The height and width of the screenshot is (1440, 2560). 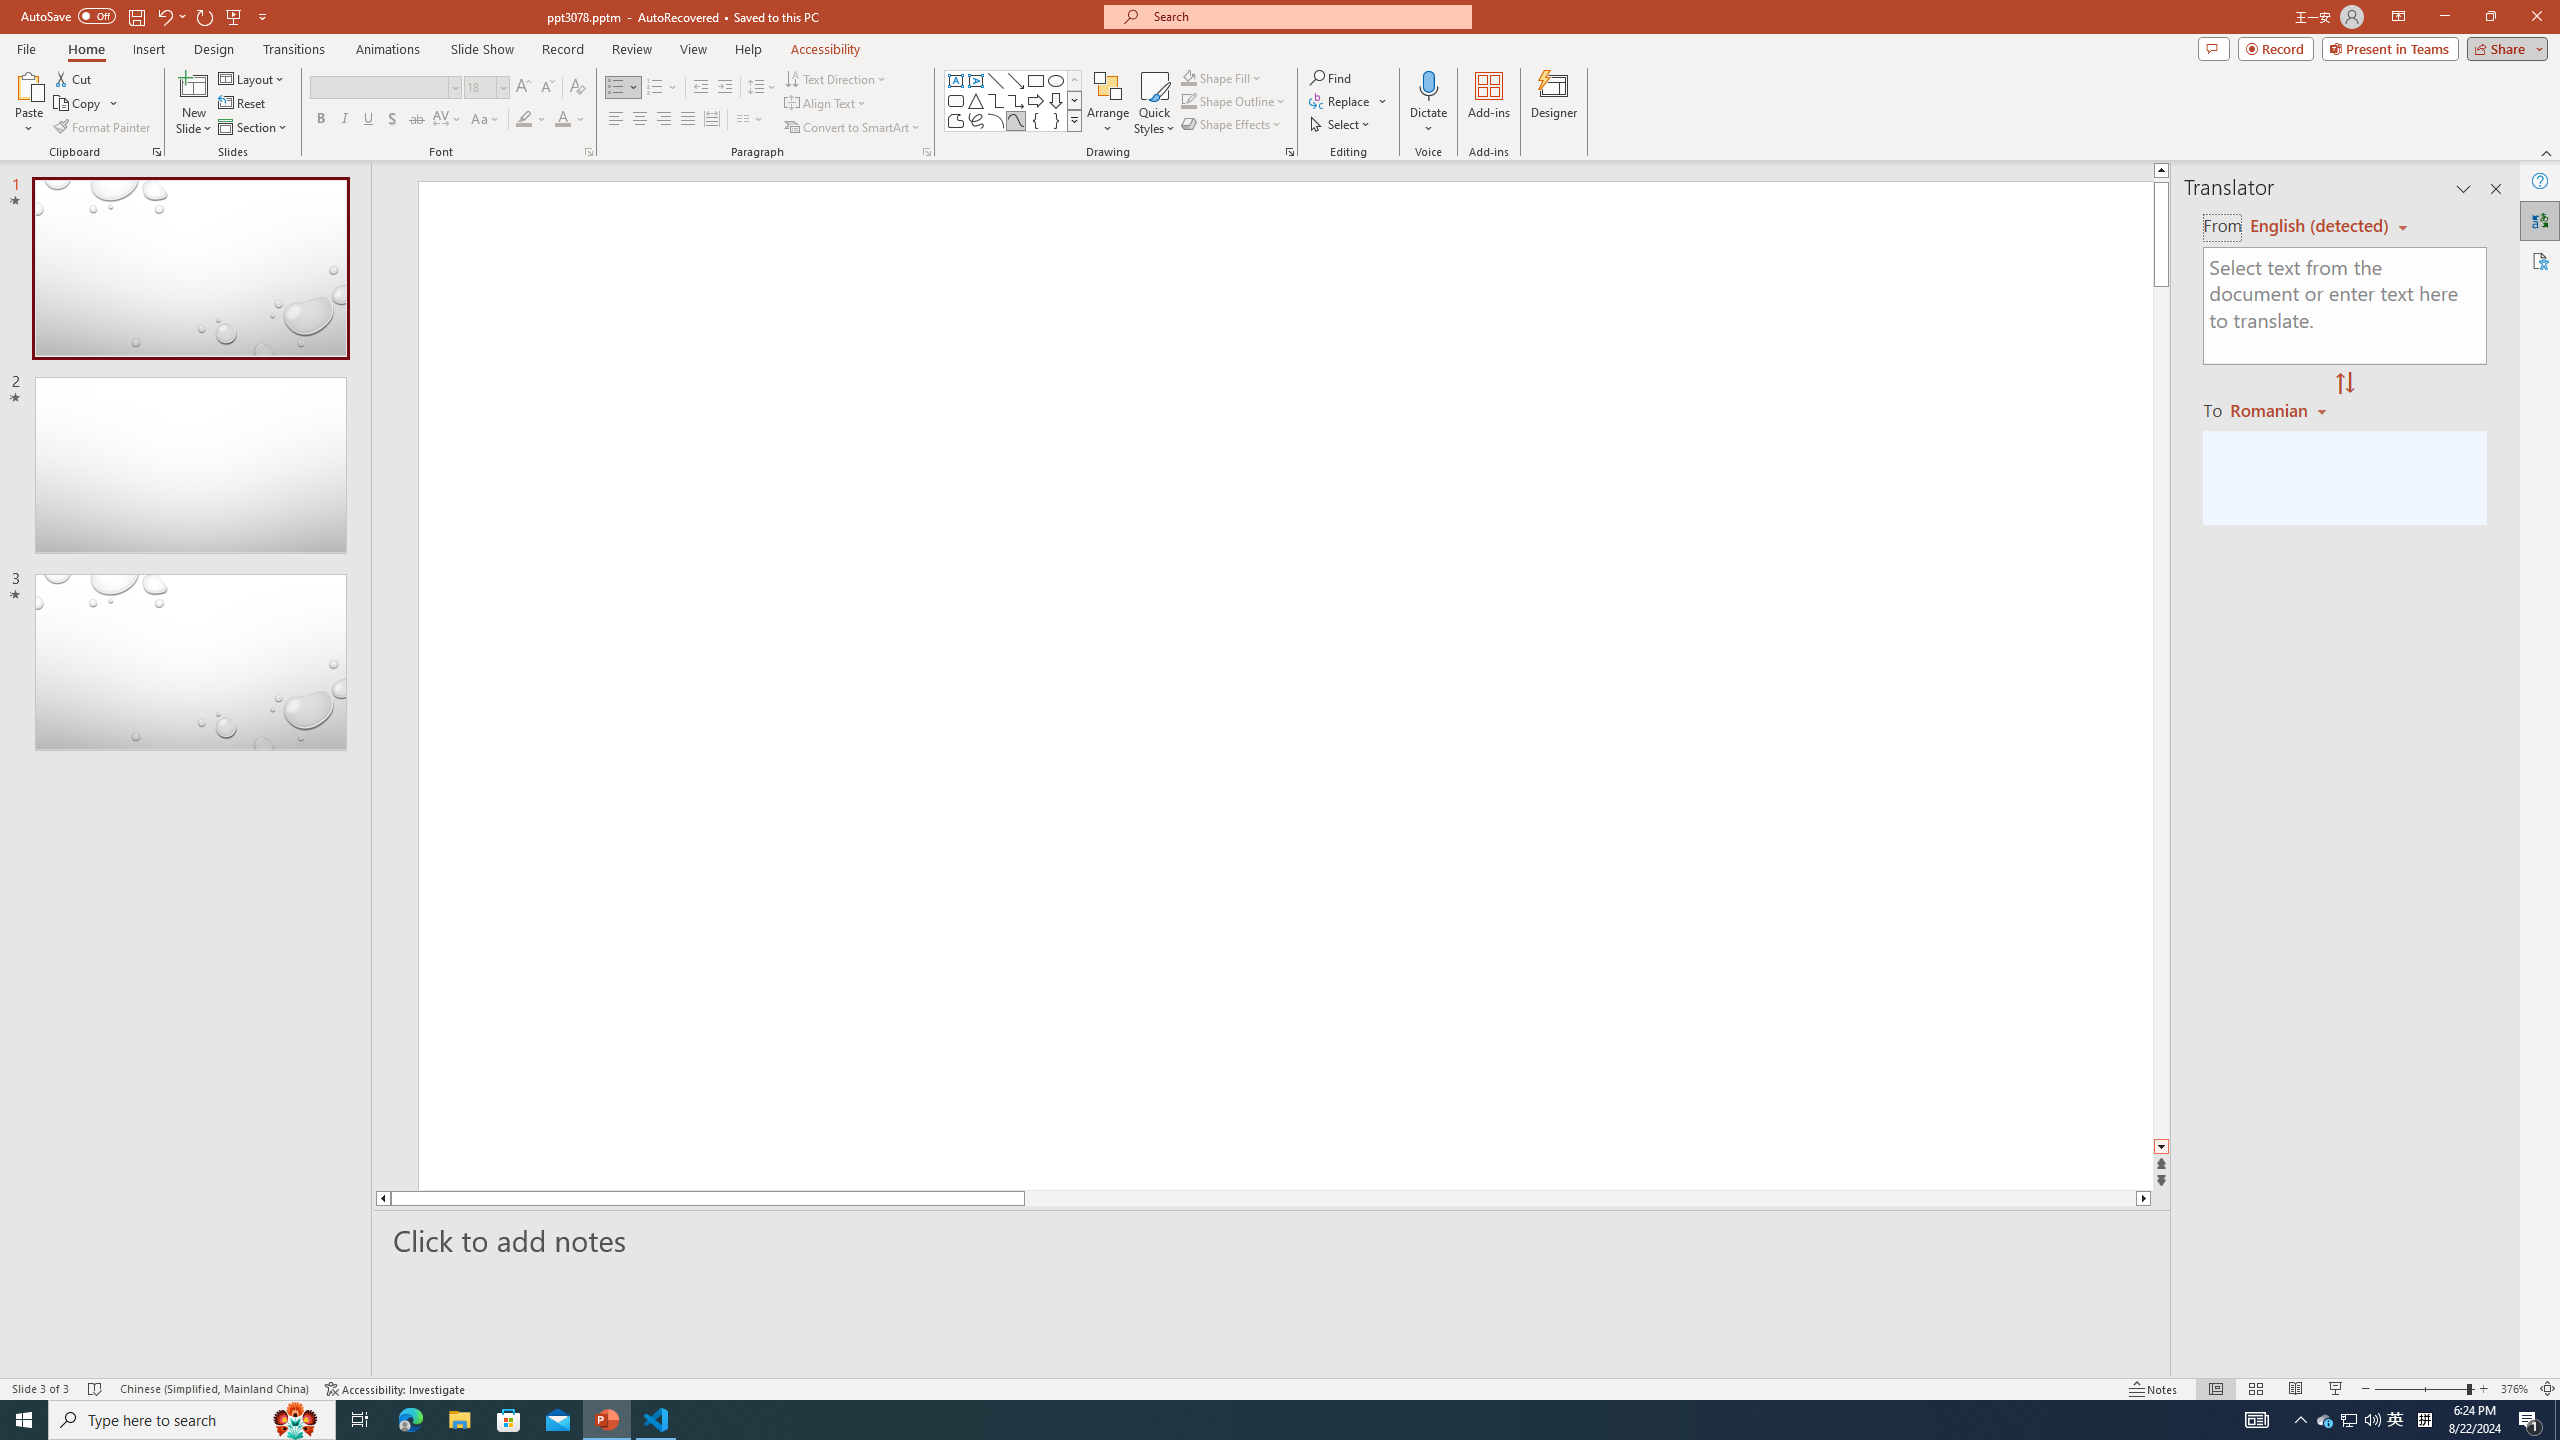 What do you see at coordinates (384, 87) in the screenshot?
I see `'Font'` at bounding box center [384, 87].